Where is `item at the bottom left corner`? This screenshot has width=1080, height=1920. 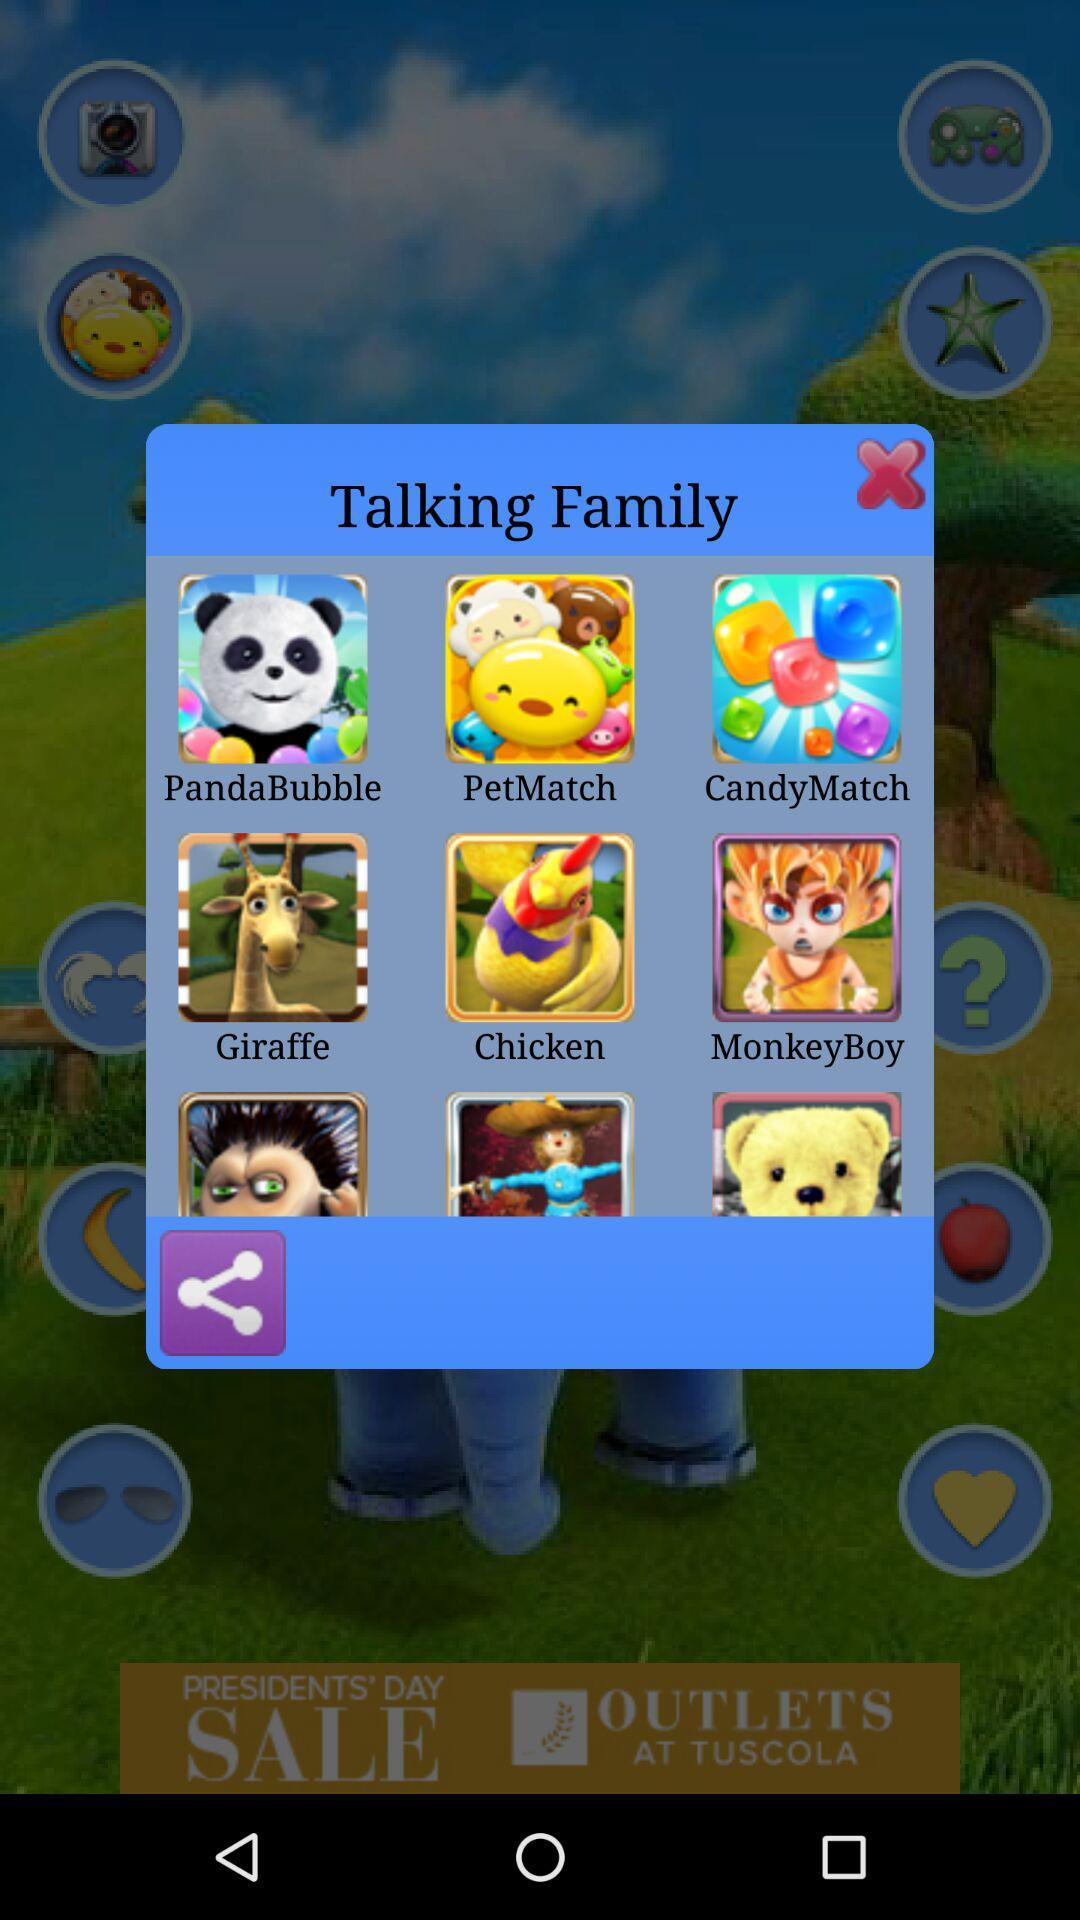 item at the bottom left corner is located at coordinates (222, 1292).